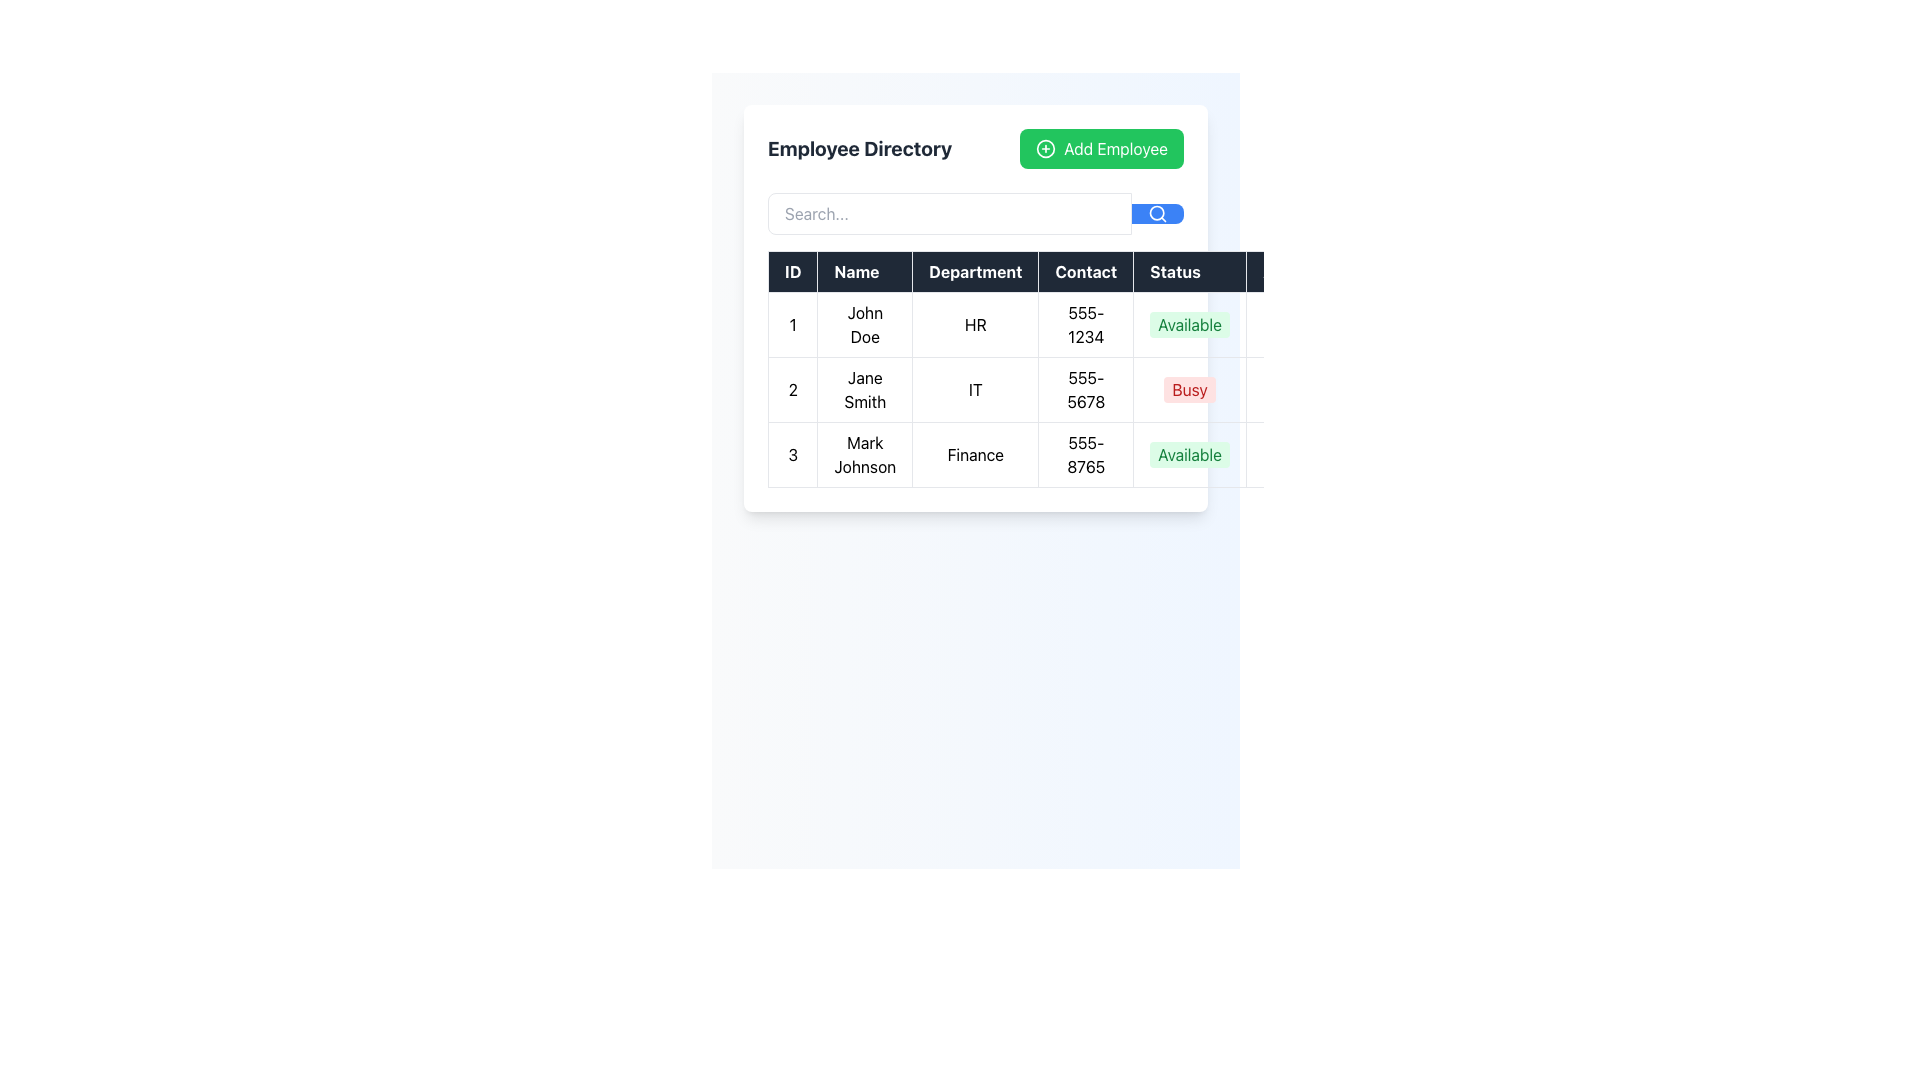  Describe the element at coordinates (1052, 272) in the screenshot. I see `alignment and styling of the Header row of the table, which is the first row providing labels for each column, located at the top of the table` at that location.